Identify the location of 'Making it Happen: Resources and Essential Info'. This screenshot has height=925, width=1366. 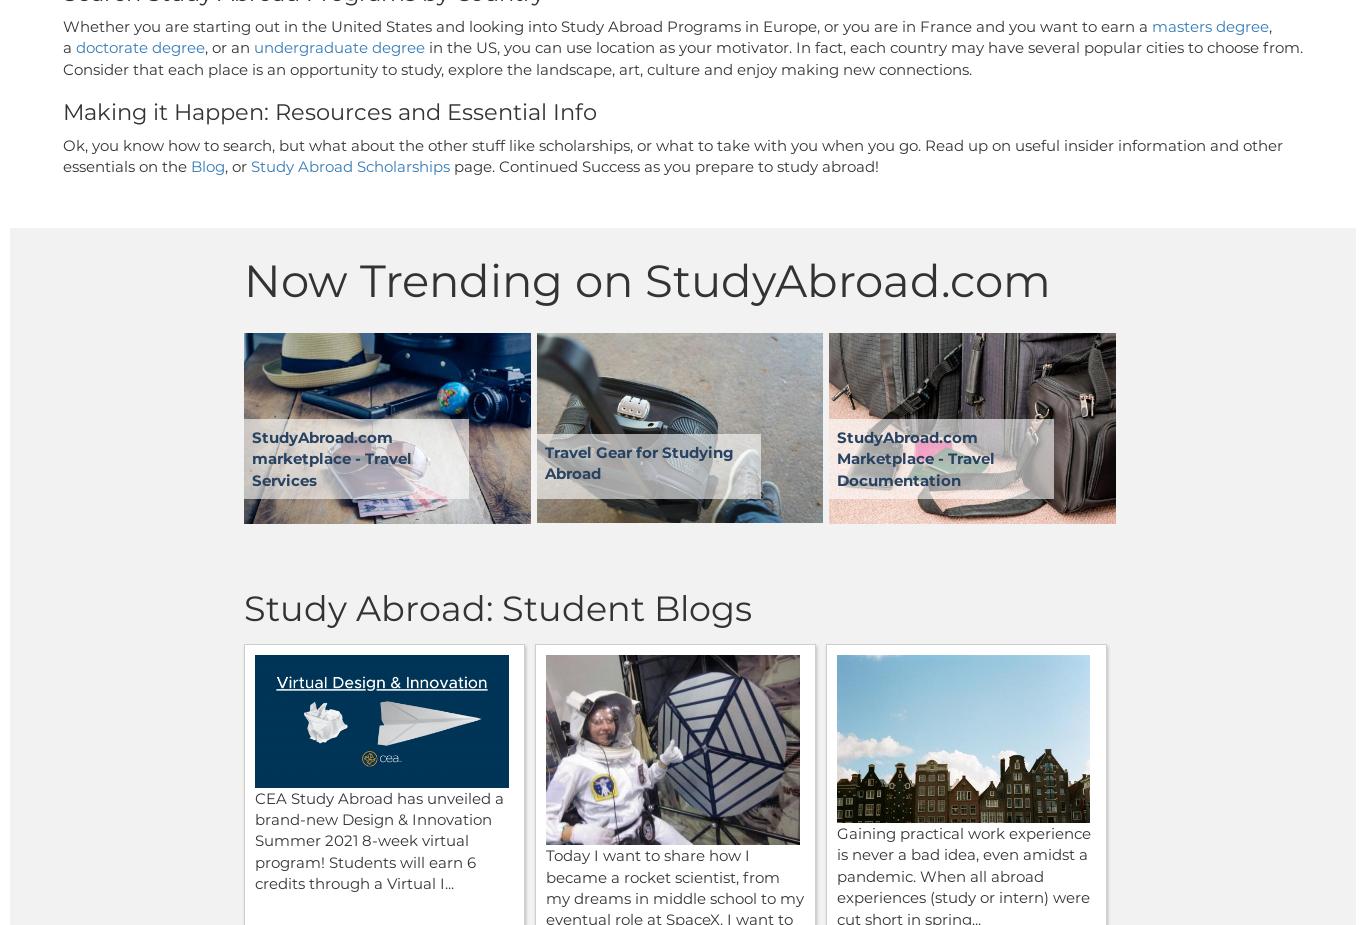
(330, 111).